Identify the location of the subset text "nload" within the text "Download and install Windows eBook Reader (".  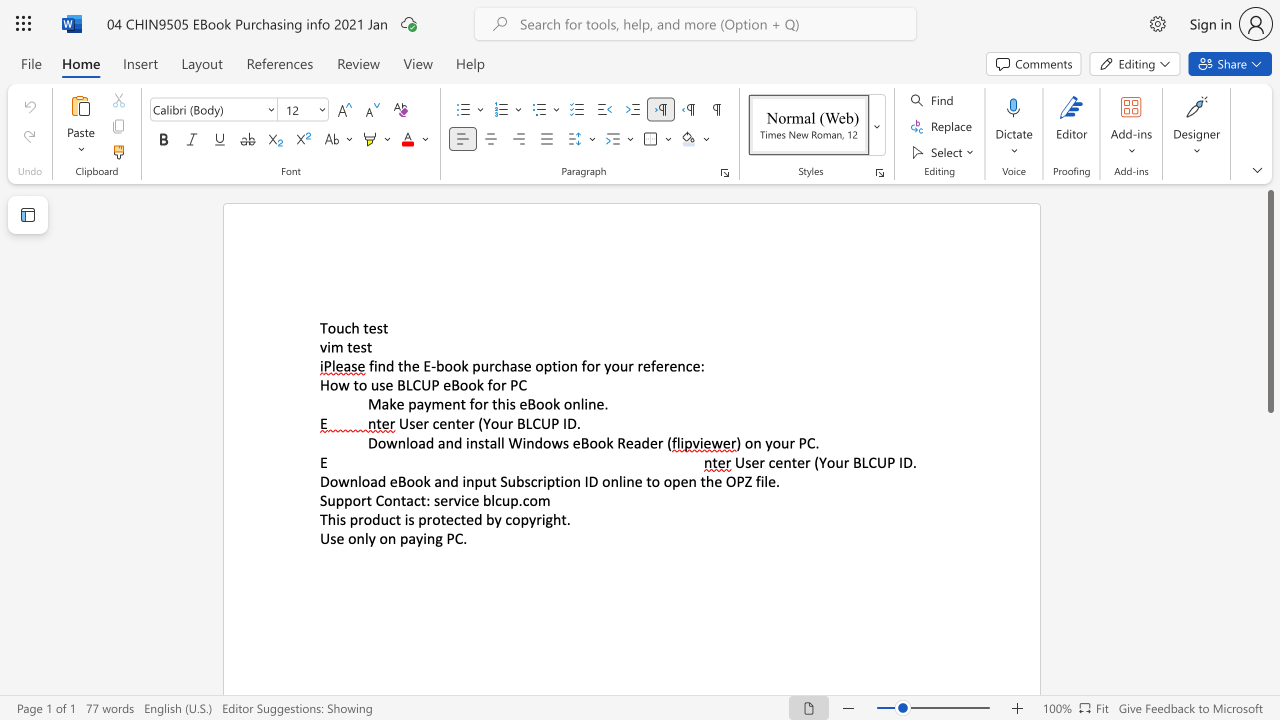
(397, 442).